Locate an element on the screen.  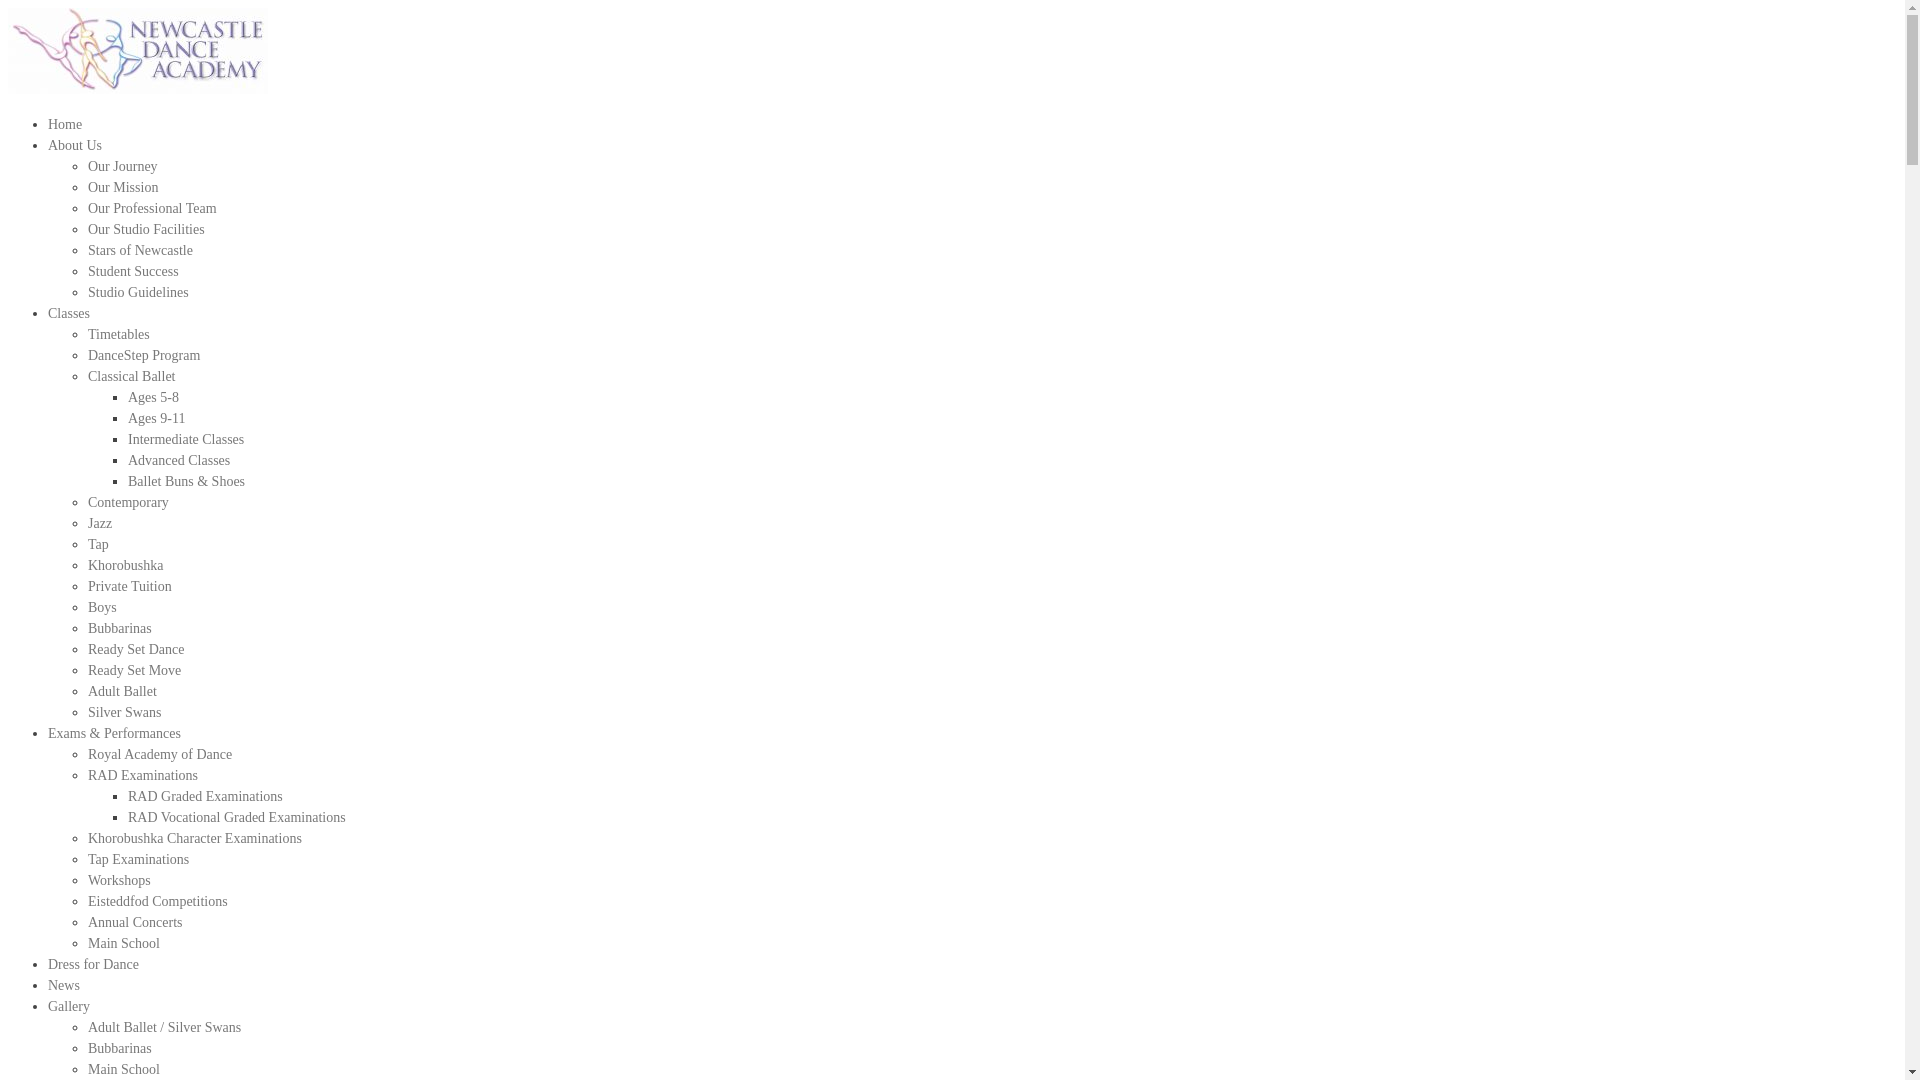
'Exams & Performances' is located at coordinates (113, 733).